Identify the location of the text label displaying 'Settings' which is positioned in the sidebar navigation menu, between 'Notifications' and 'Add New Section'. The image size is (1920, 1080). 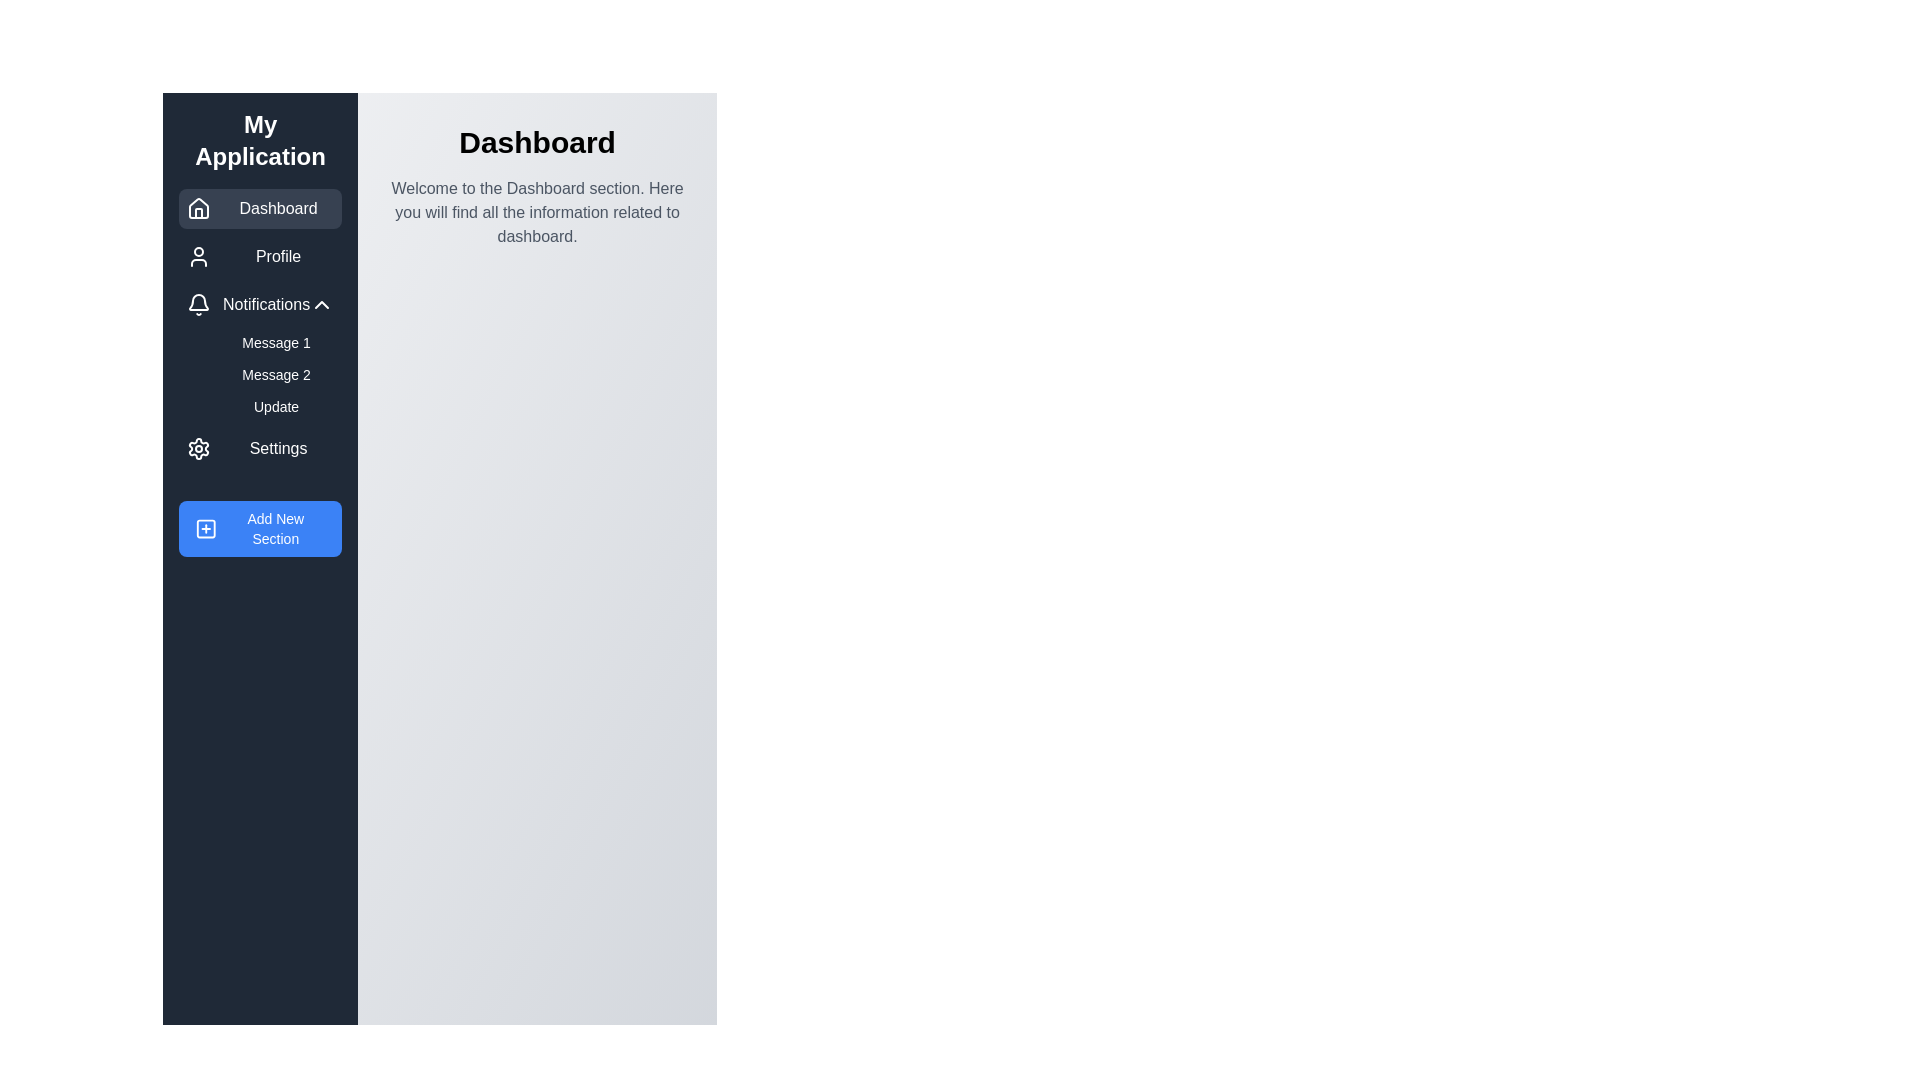
(277, 447).